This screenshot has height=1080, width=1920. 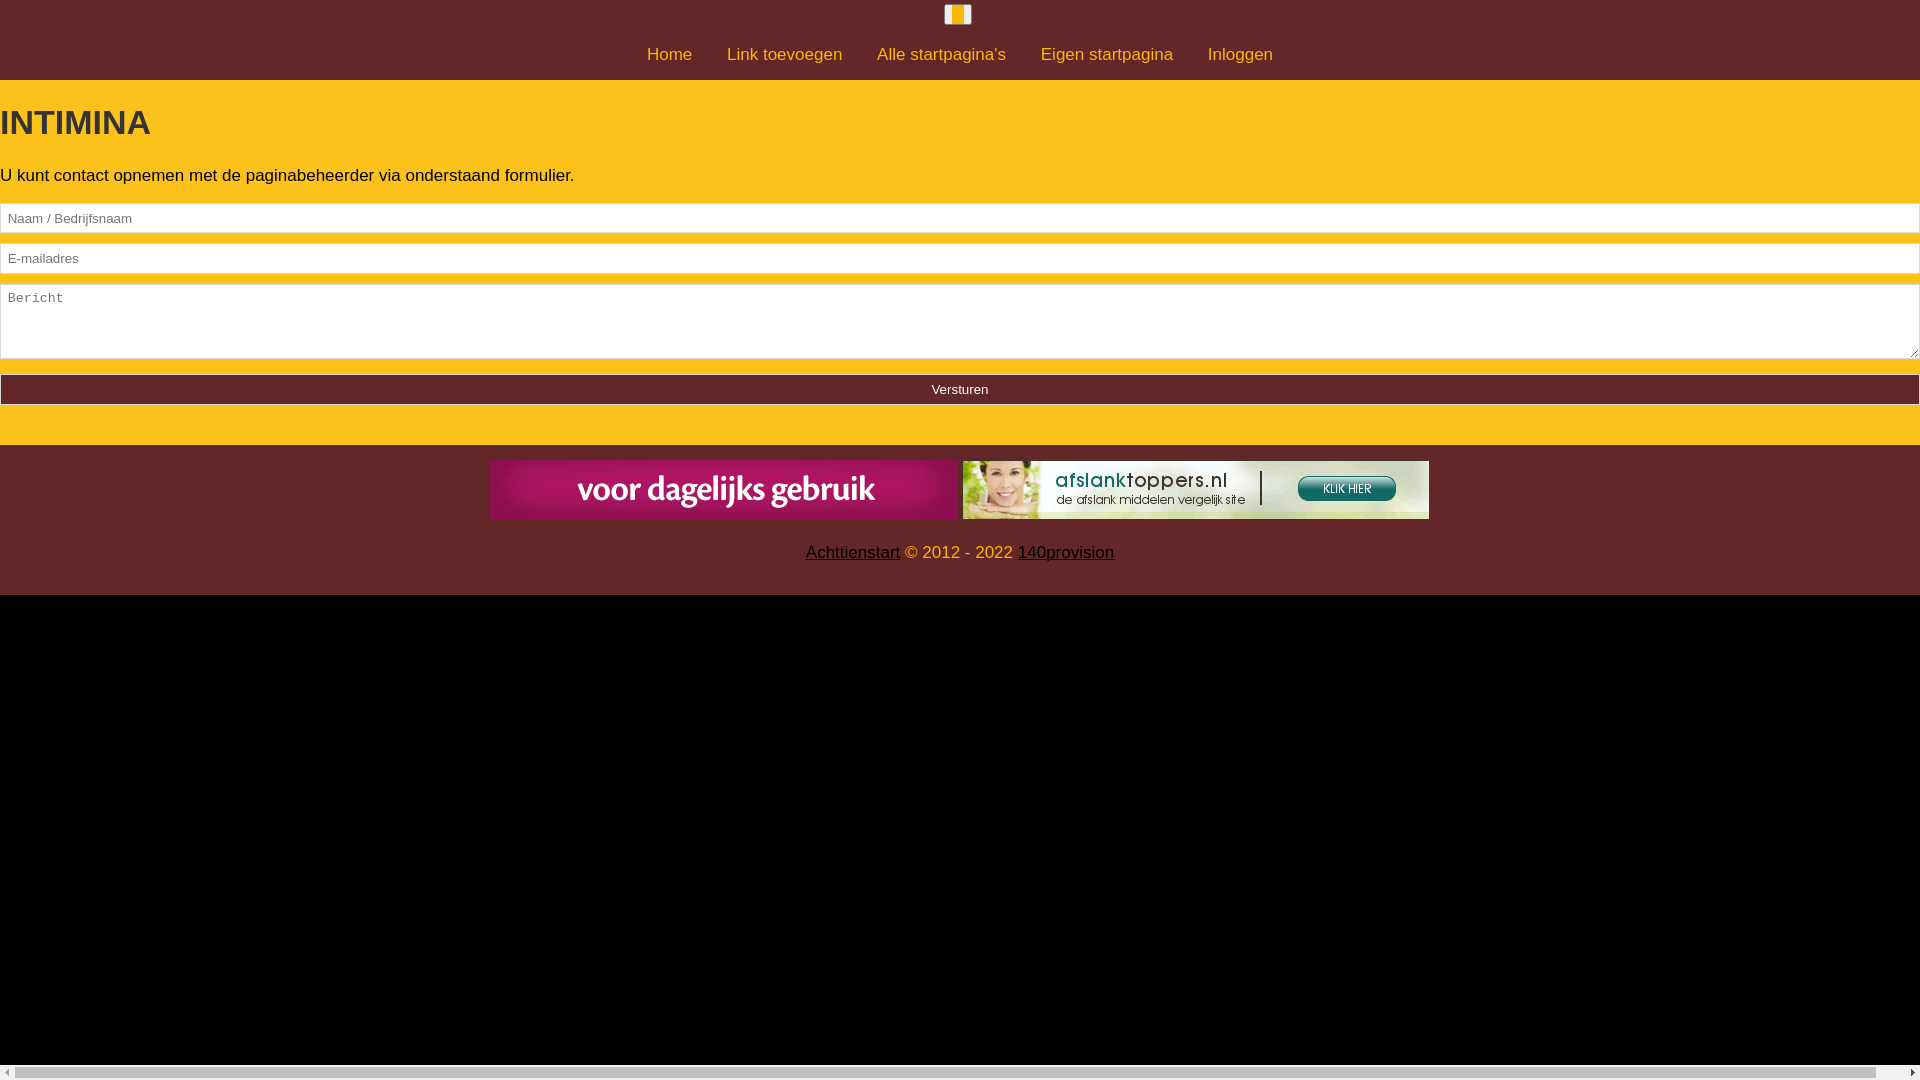 I want to click on 'De beste afslankmiddelen op een site', so click(x=1195, y=489).